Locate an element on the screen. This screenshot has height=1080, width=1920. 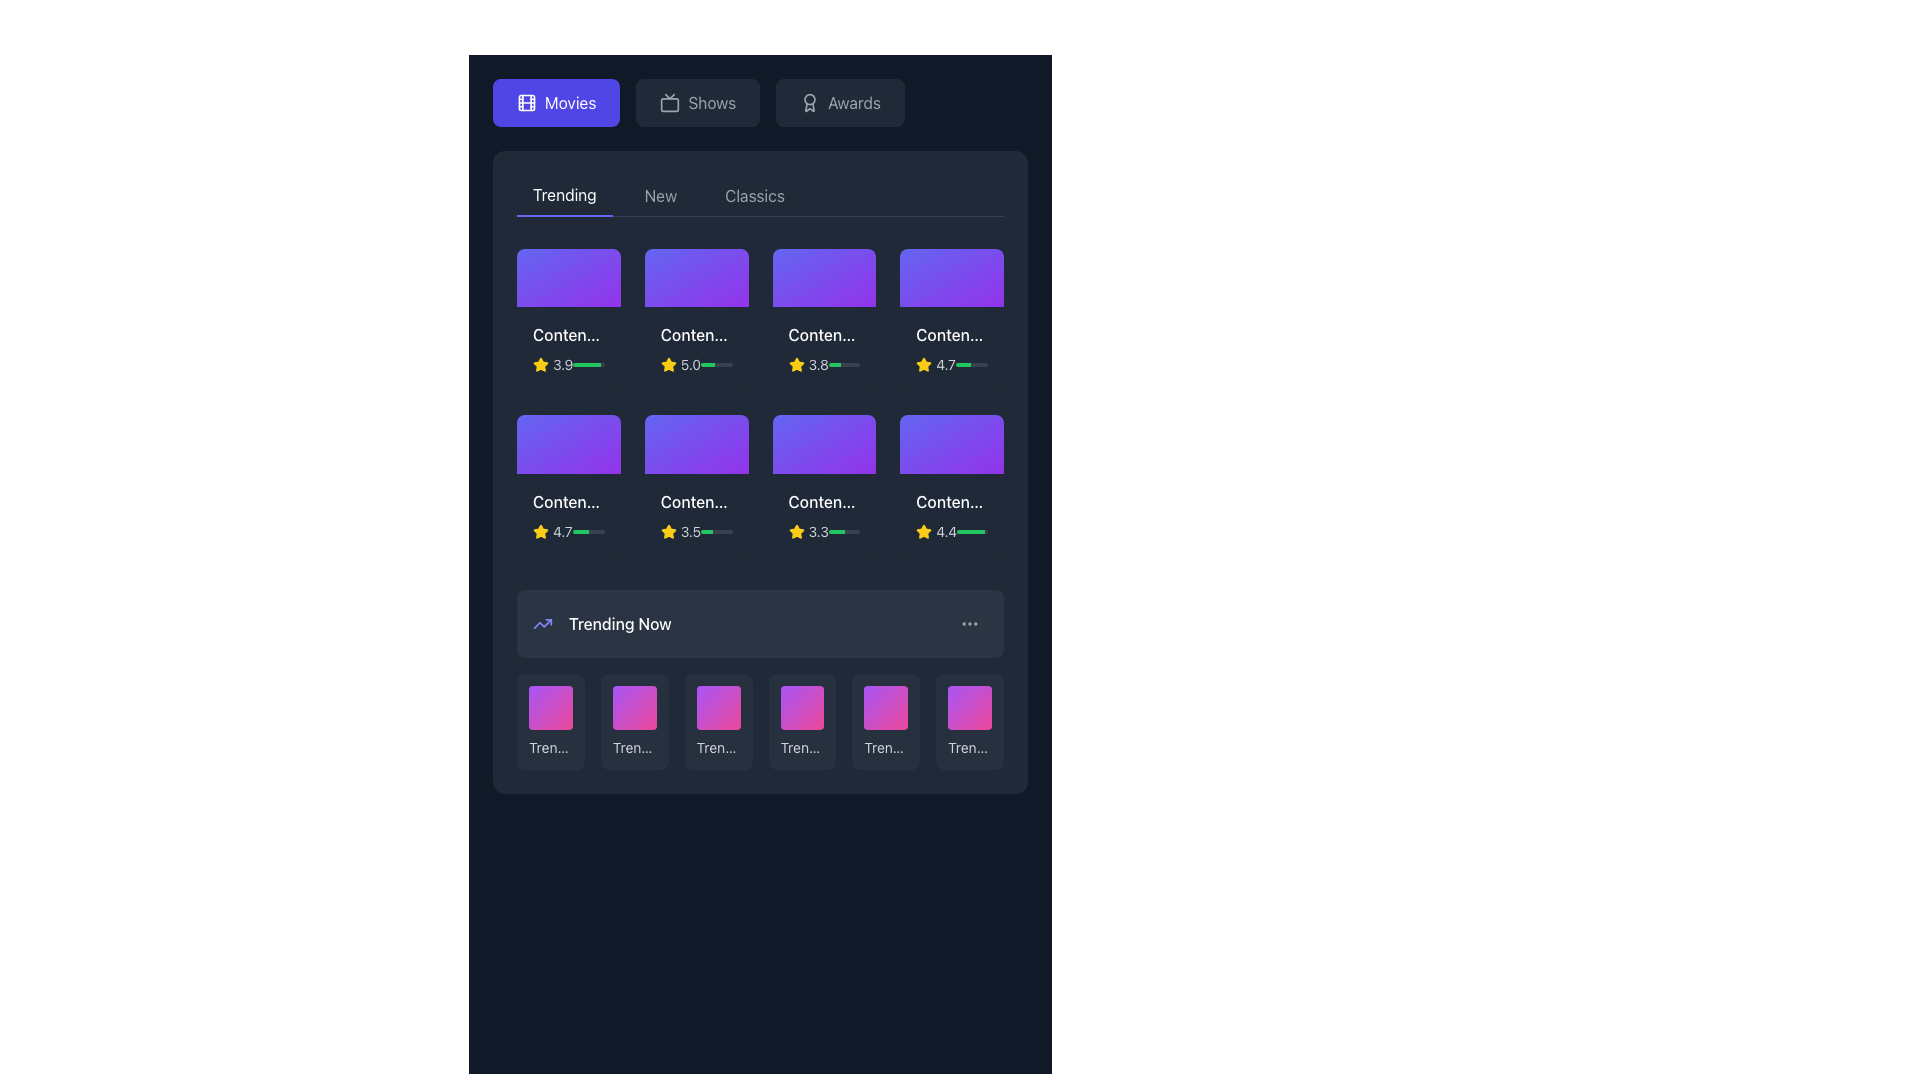
the rectangular button labeled 'Trending #4' with a gradient background is located at coordinates (802, 721).